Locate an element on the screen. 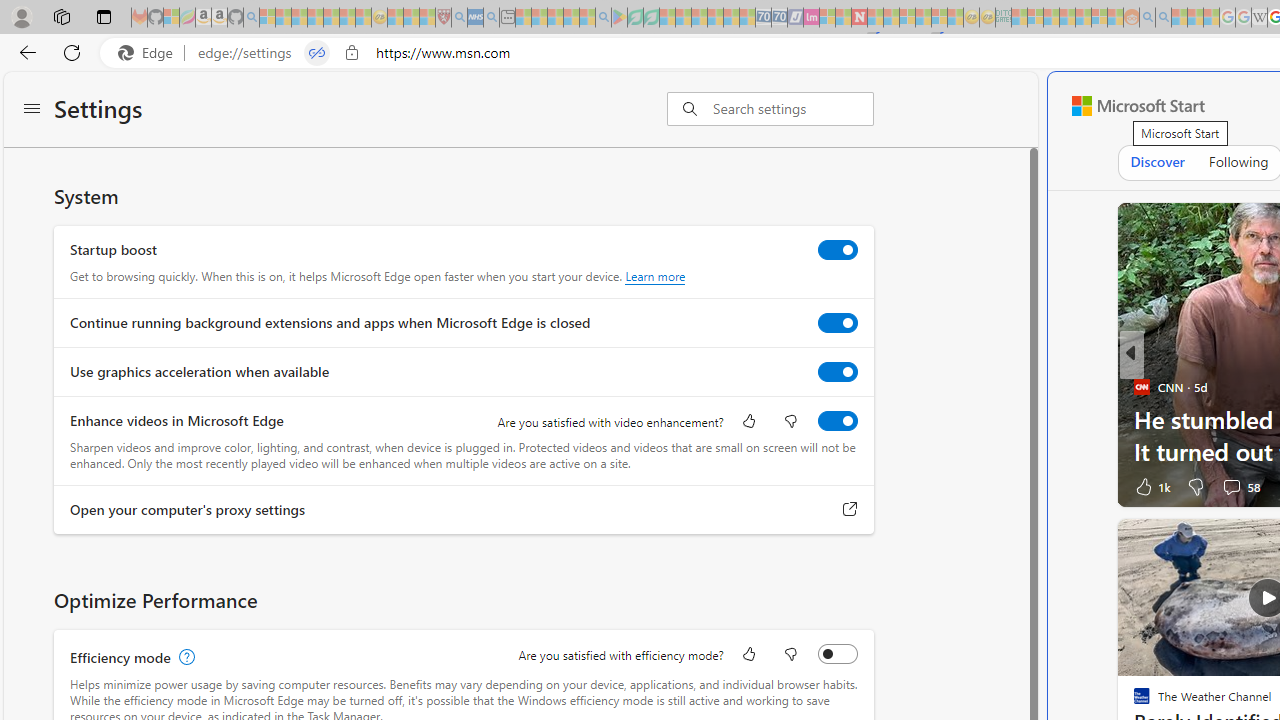  'DITOGAMES AG Imprint - Sleeping' is located at coordinates (1003, 17).